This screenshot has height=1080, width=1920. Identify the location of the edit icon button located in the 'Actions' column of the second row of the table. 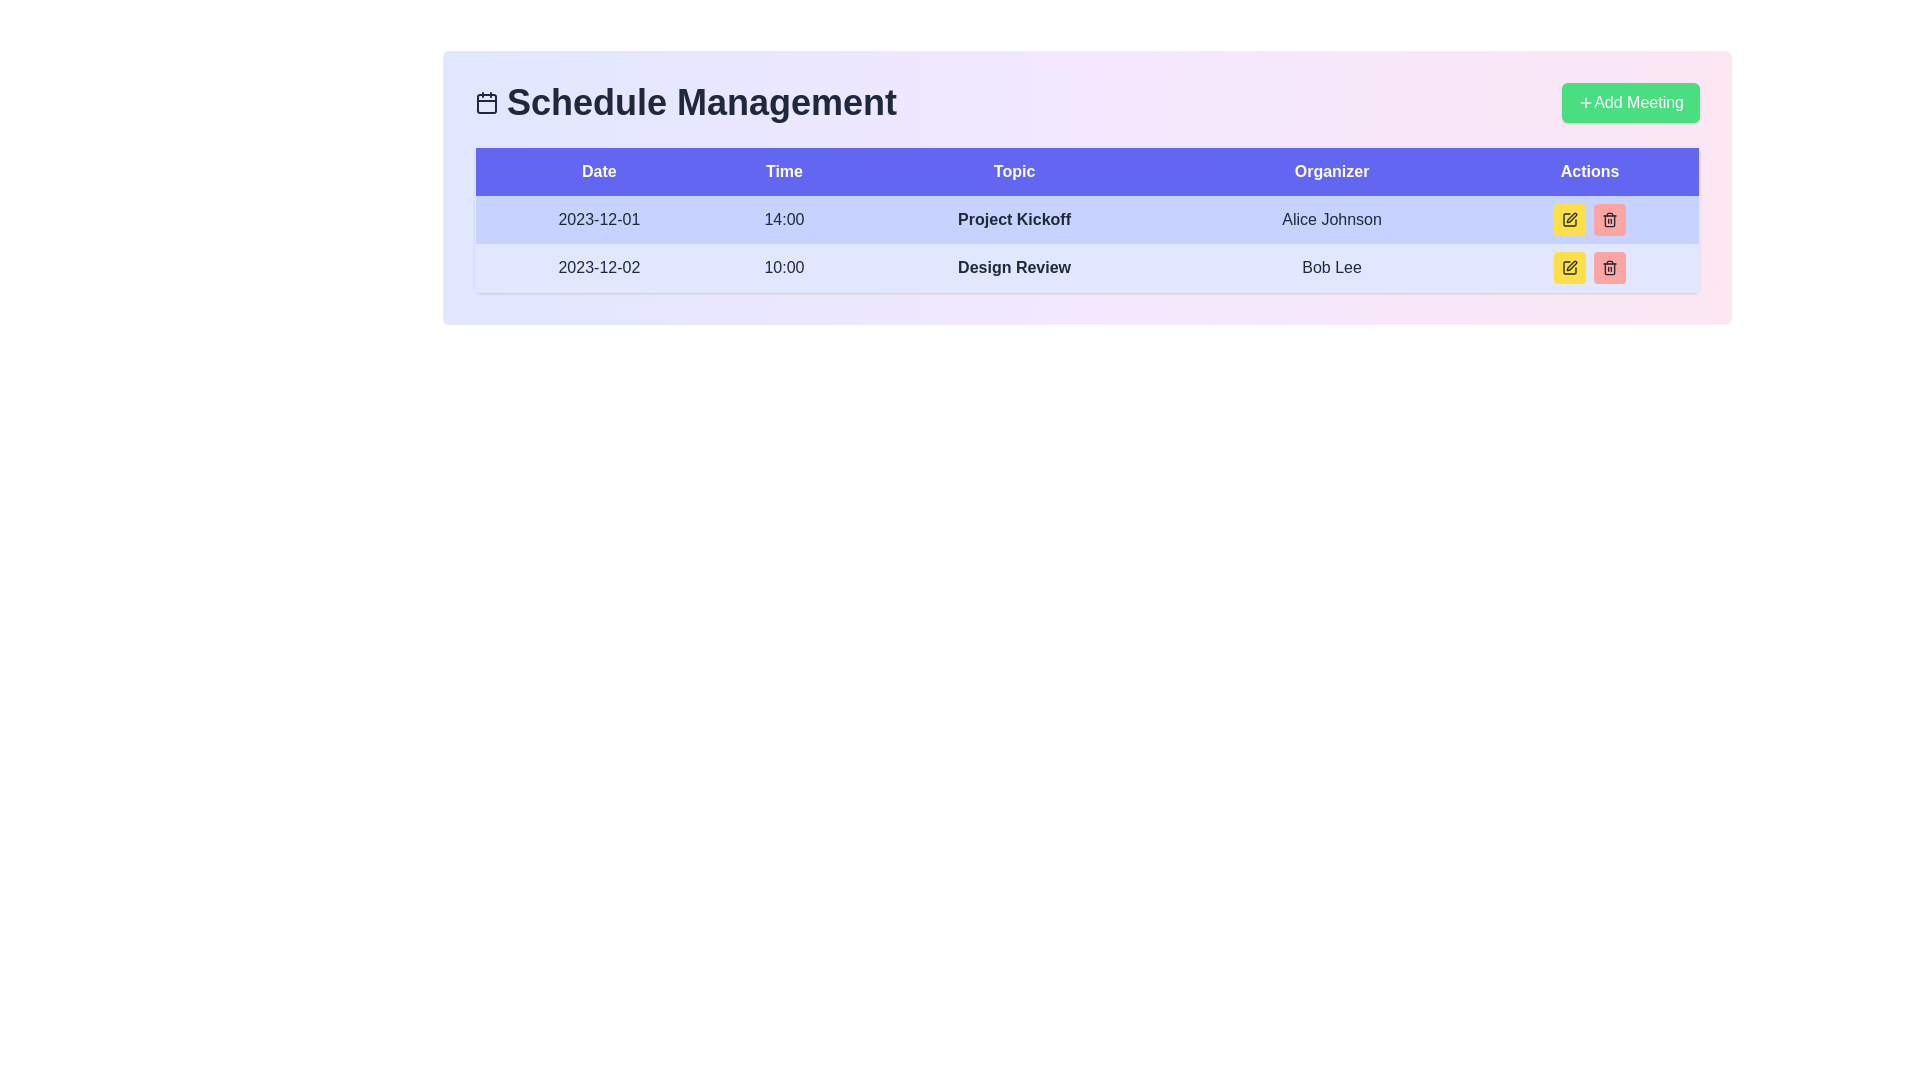
(1568, 219).